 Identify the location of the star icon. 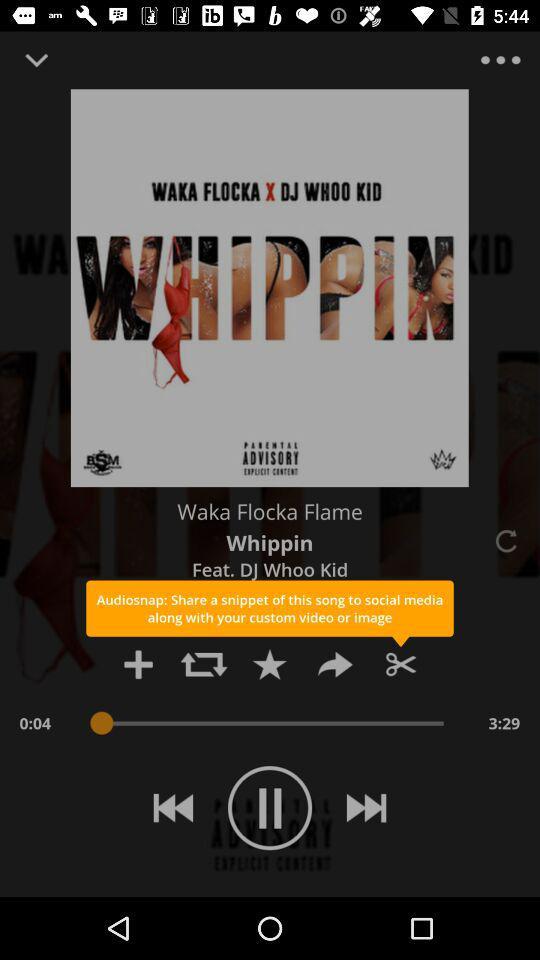
(269, 664).